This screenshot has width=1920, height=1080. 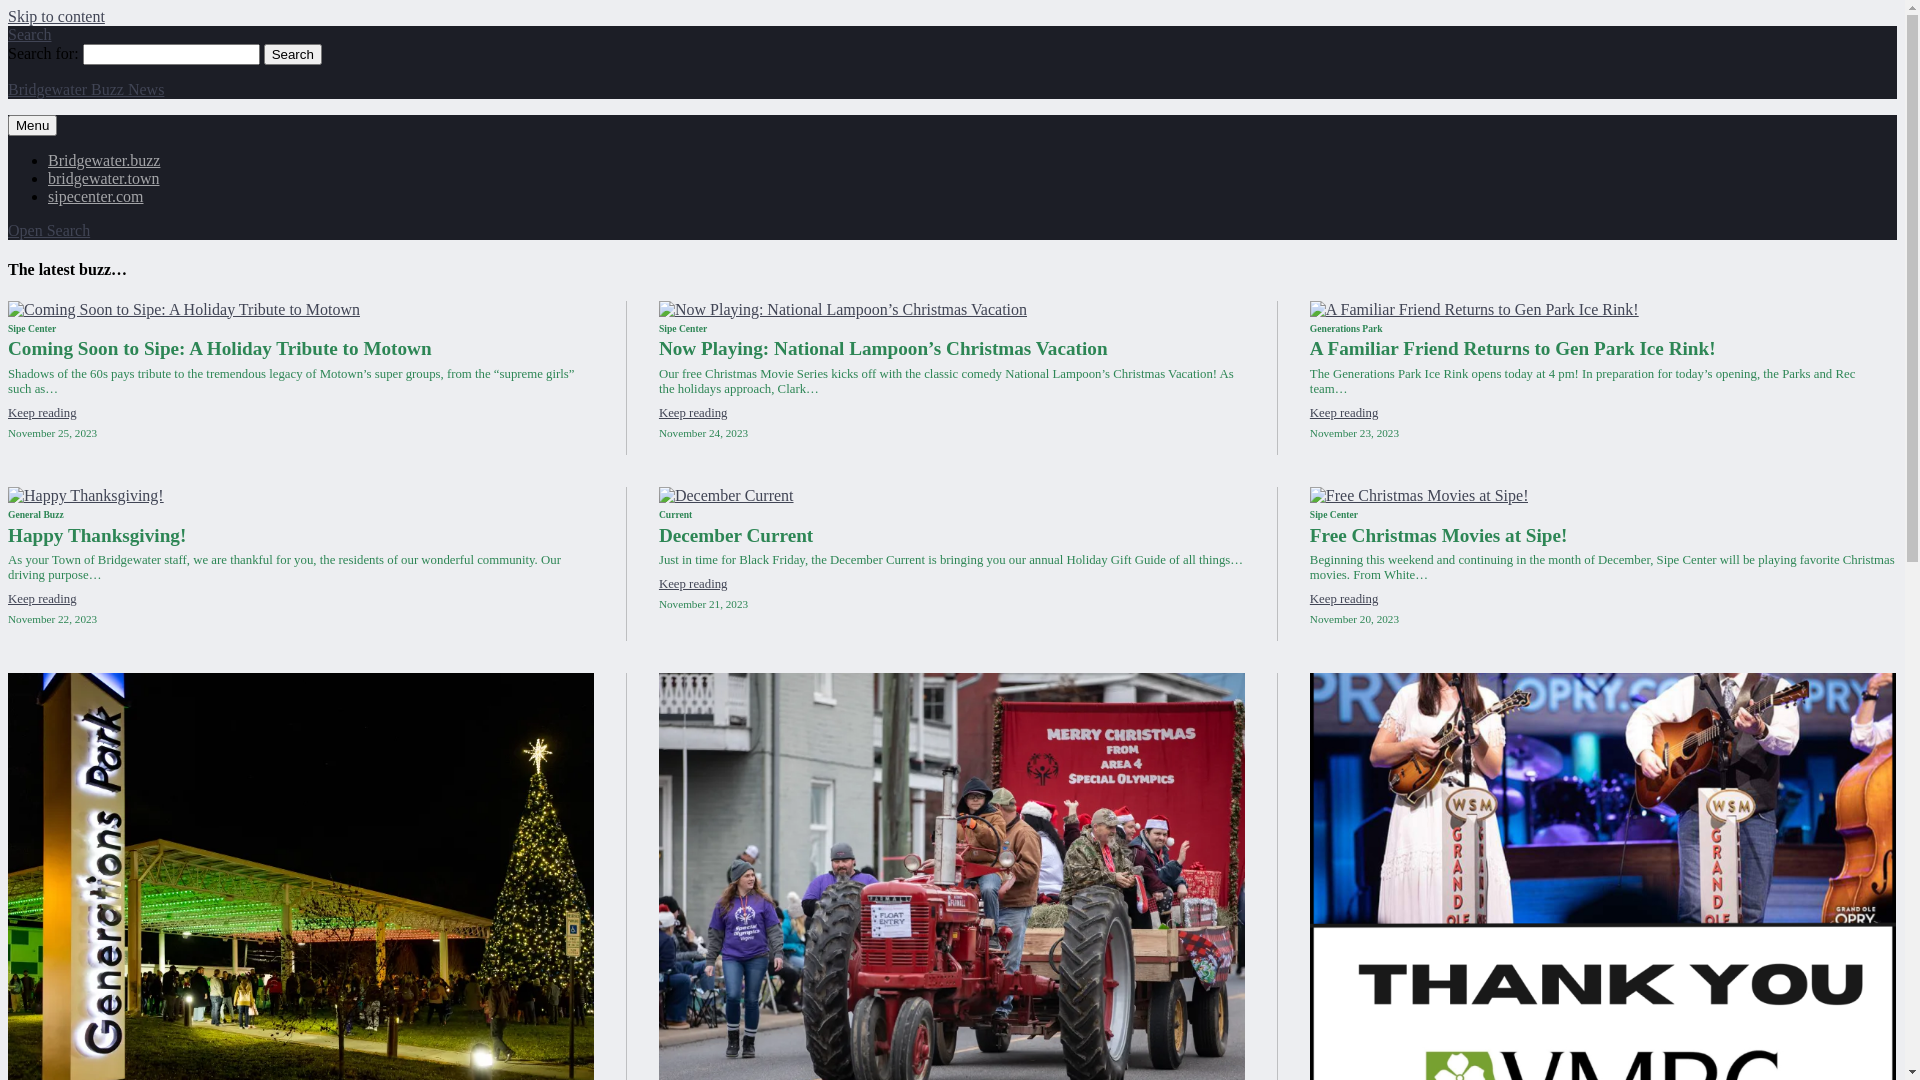 I want to click on 'Search', so click(x=263, y=53).